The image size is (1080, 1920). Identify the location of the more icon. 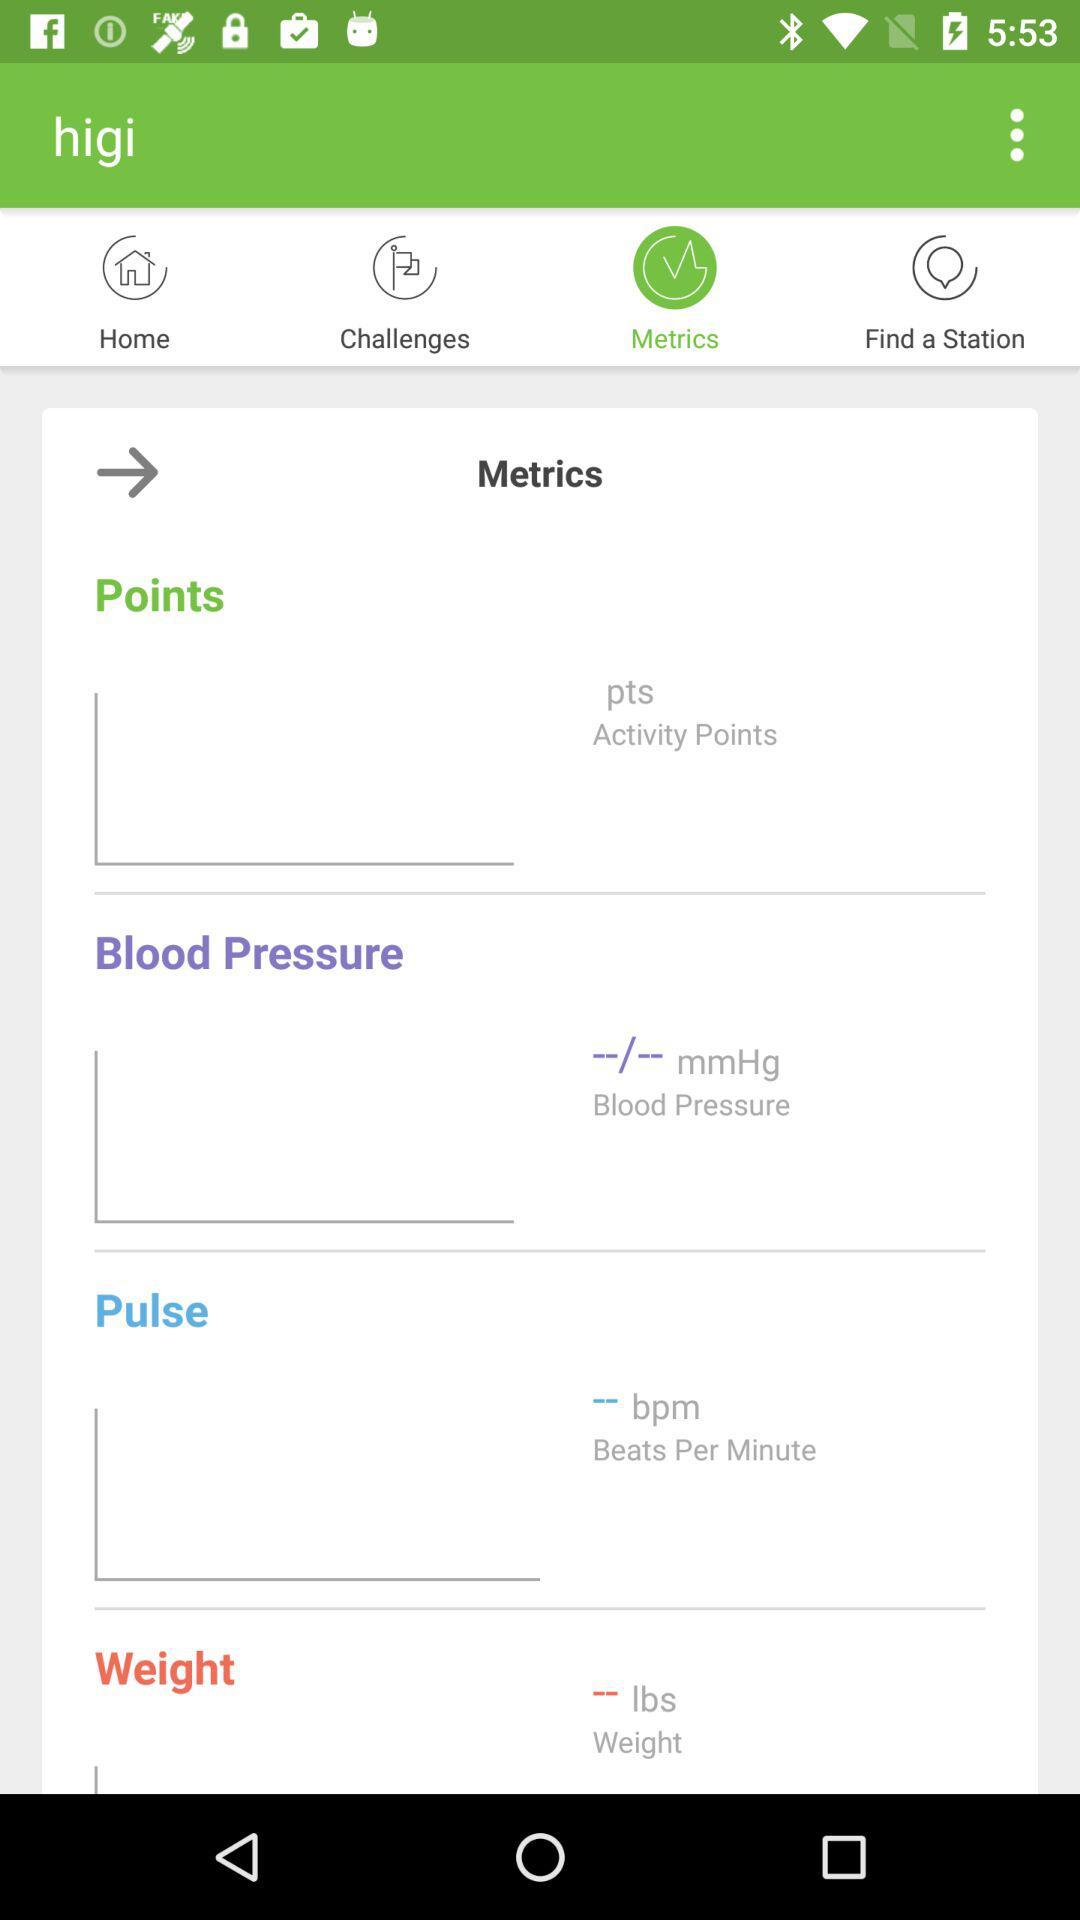
(1017, 133).